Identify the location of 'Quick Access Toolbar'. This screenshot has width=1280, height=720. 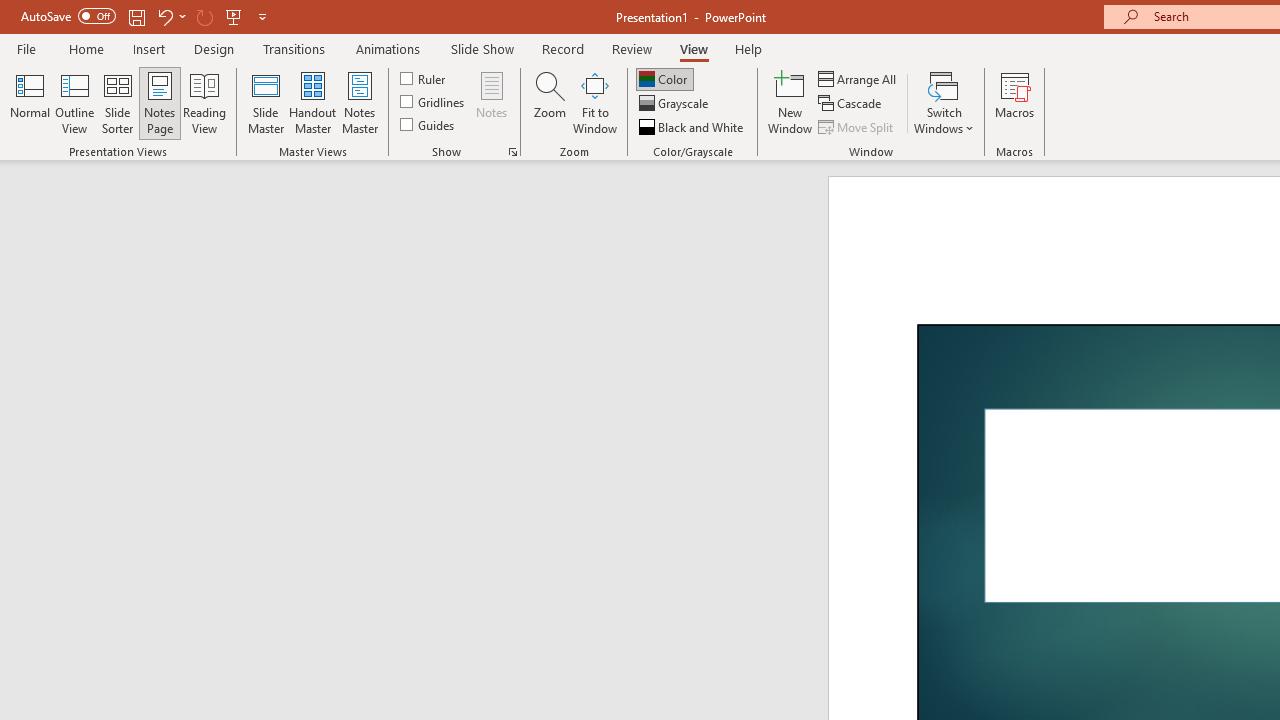
(144, 16).